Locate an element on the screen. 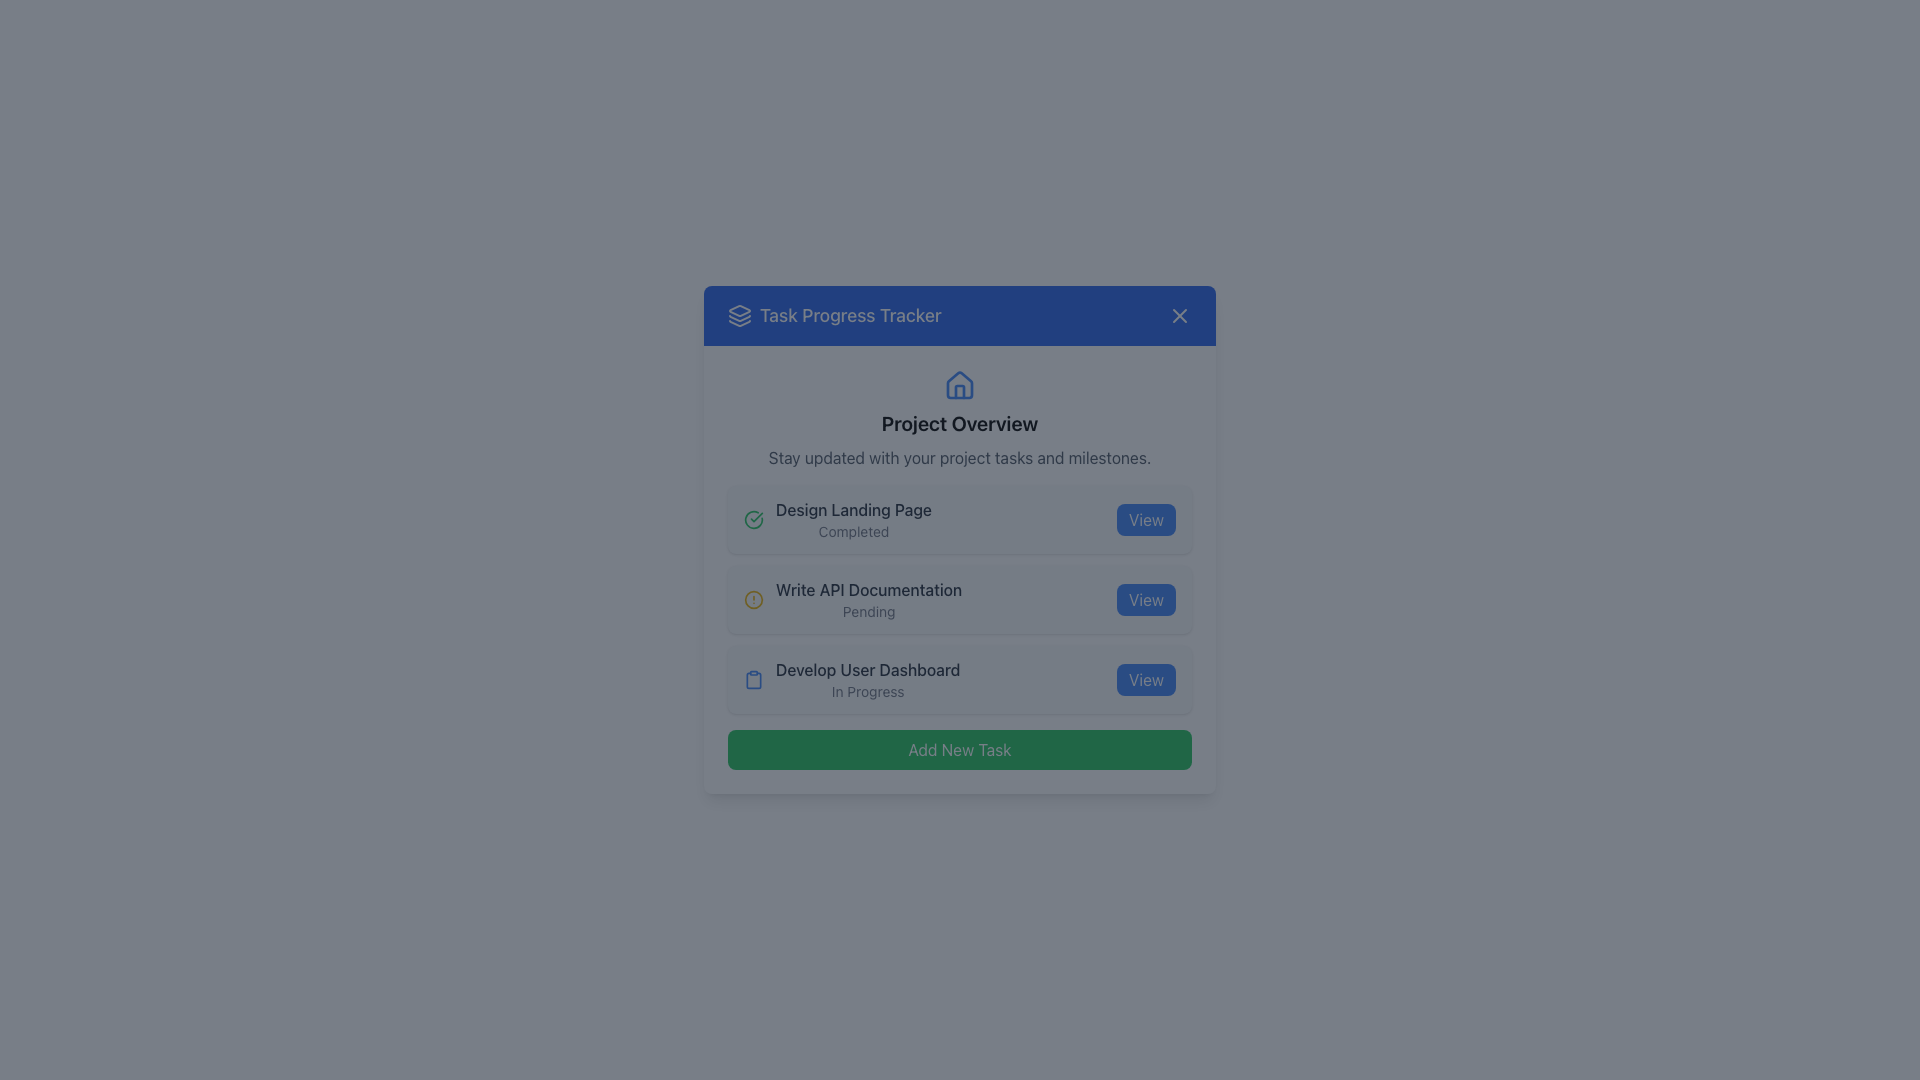 This screenshot has height=1080, width=1920. the button located on the right side of the 'Write API Documentation' task is located at coordinates (1146, 599).